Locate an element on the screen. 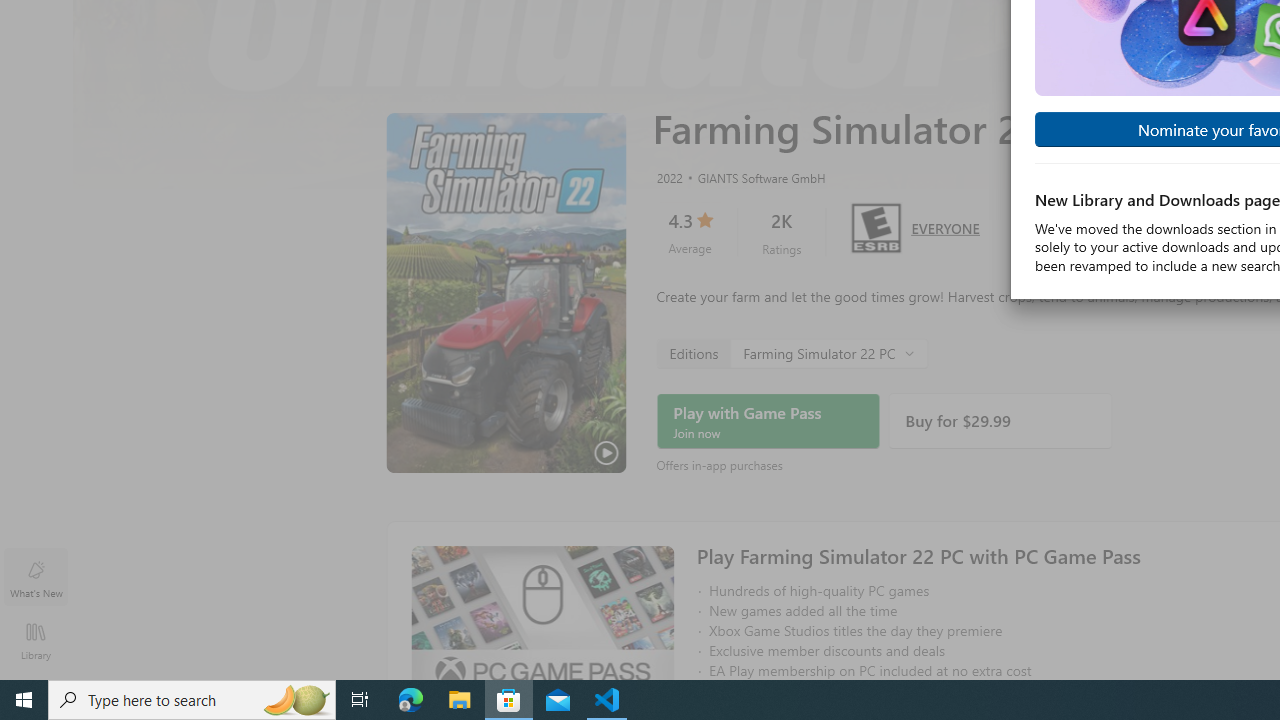 Image resolution: width=1280 pixels, height=720 pixels. '2022' is located at coordinates (668, 176).